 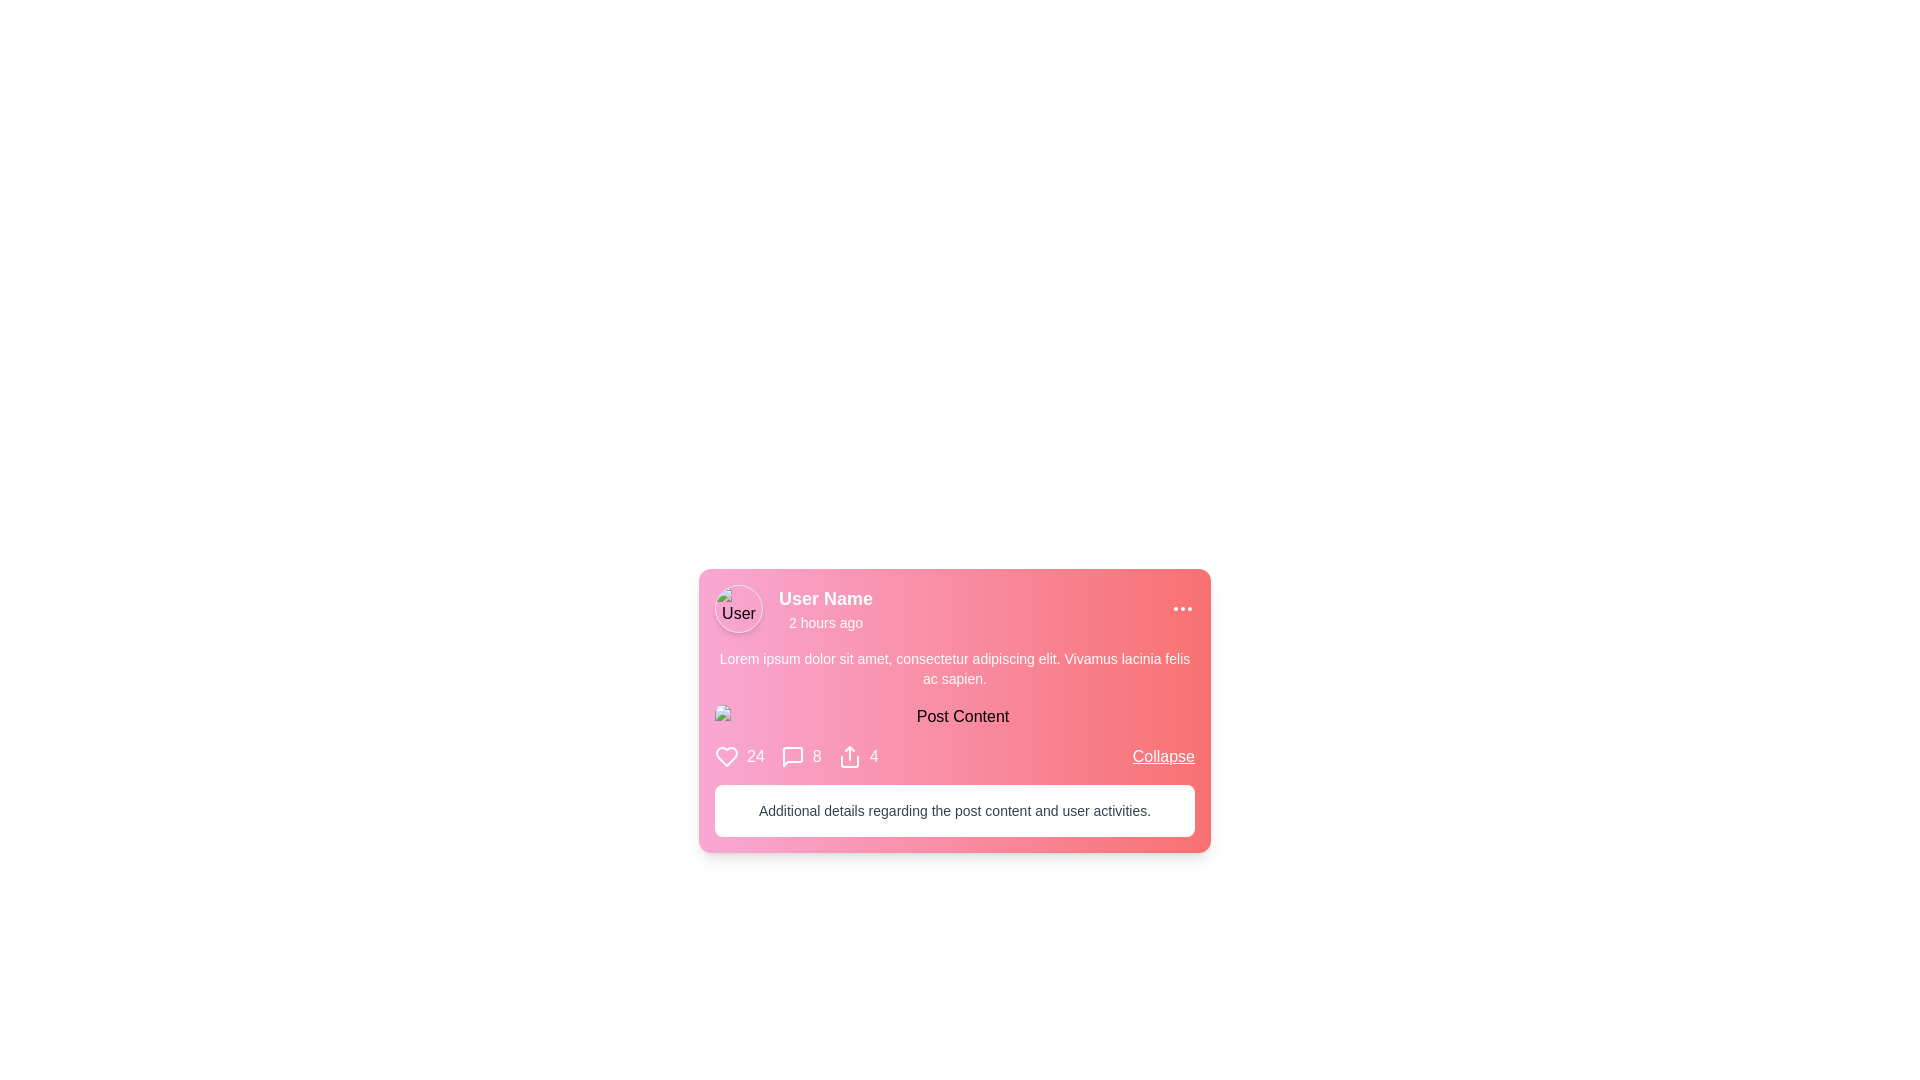 What do you see at coordinates (1182, 608) in the screenshot?
I see `the ellipsis menu trigger icon located in the top-right corner of the user's information section` at bounding box center [1182, 608].